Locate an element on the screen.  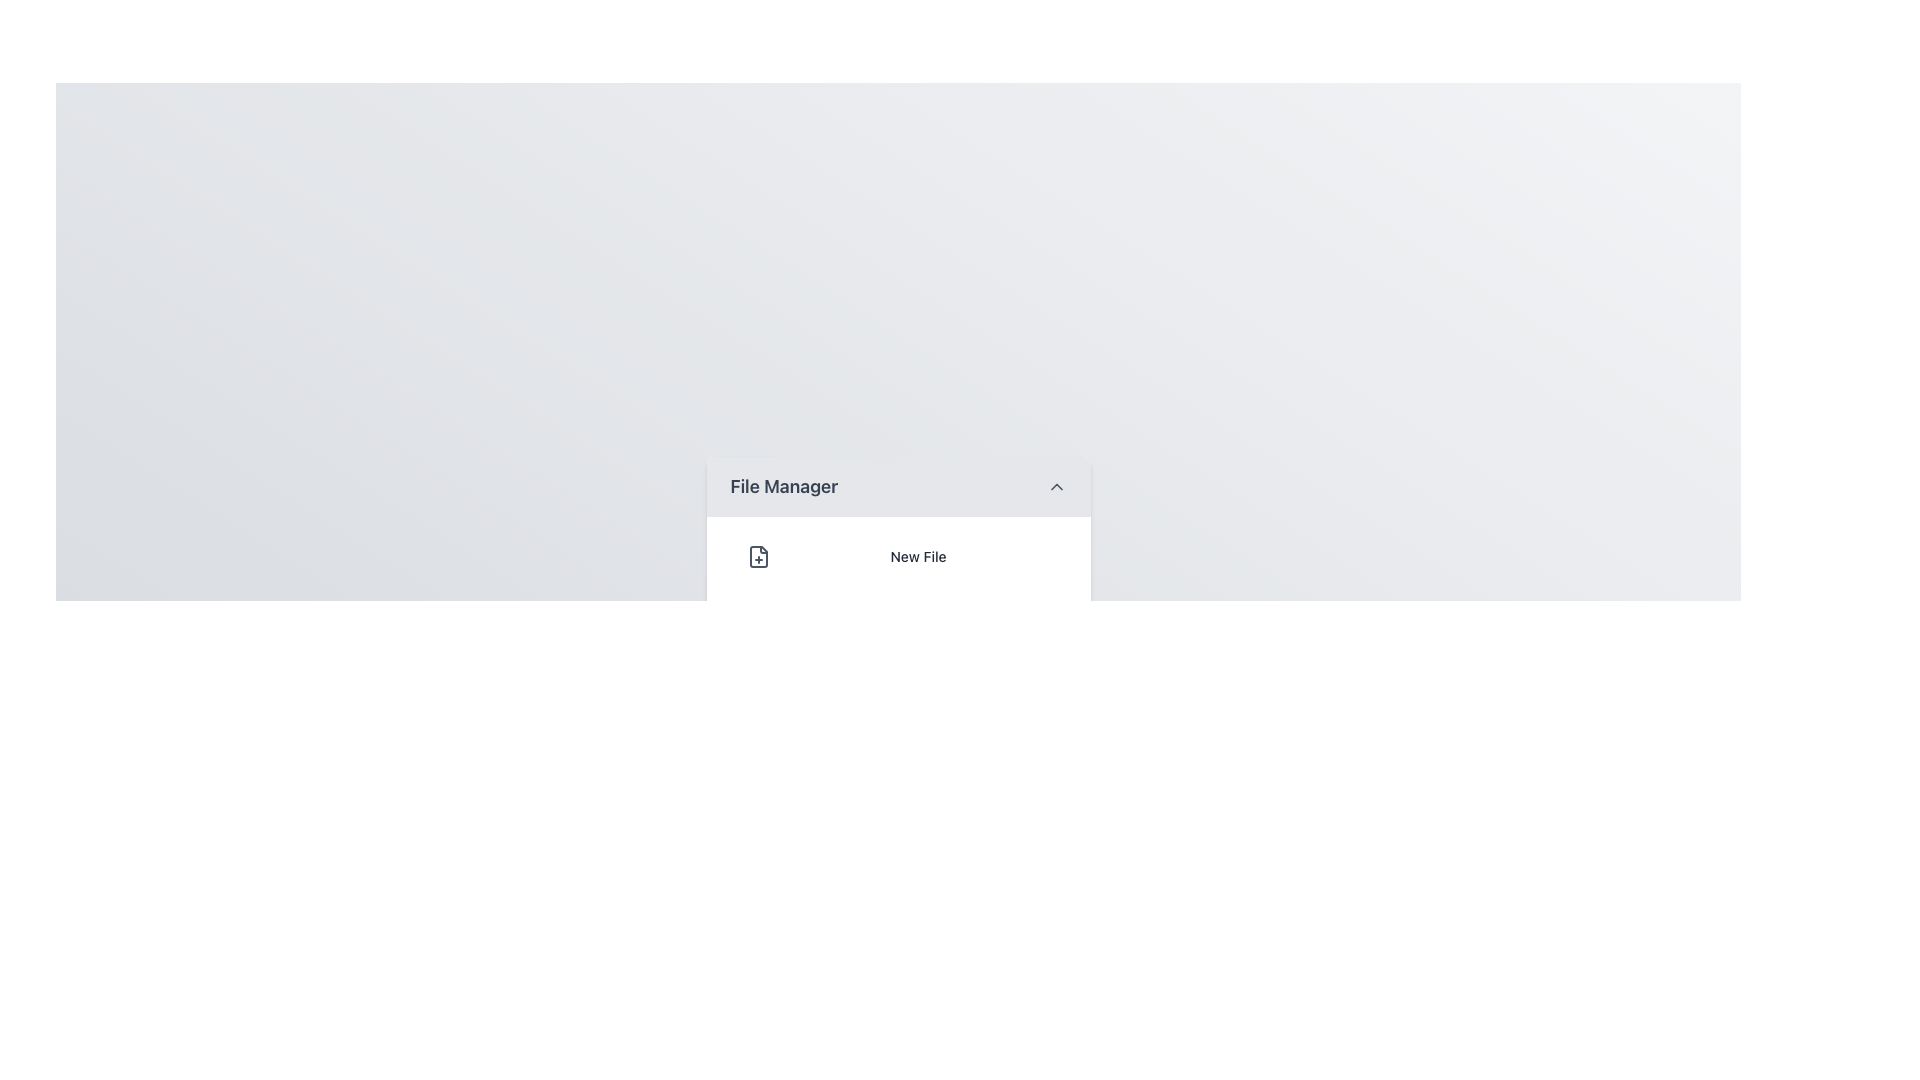
the rectangular document-like icon located to the left of the 'New File' label under the 'File Manager' header in the submenu is located at coordinates (757, 556).